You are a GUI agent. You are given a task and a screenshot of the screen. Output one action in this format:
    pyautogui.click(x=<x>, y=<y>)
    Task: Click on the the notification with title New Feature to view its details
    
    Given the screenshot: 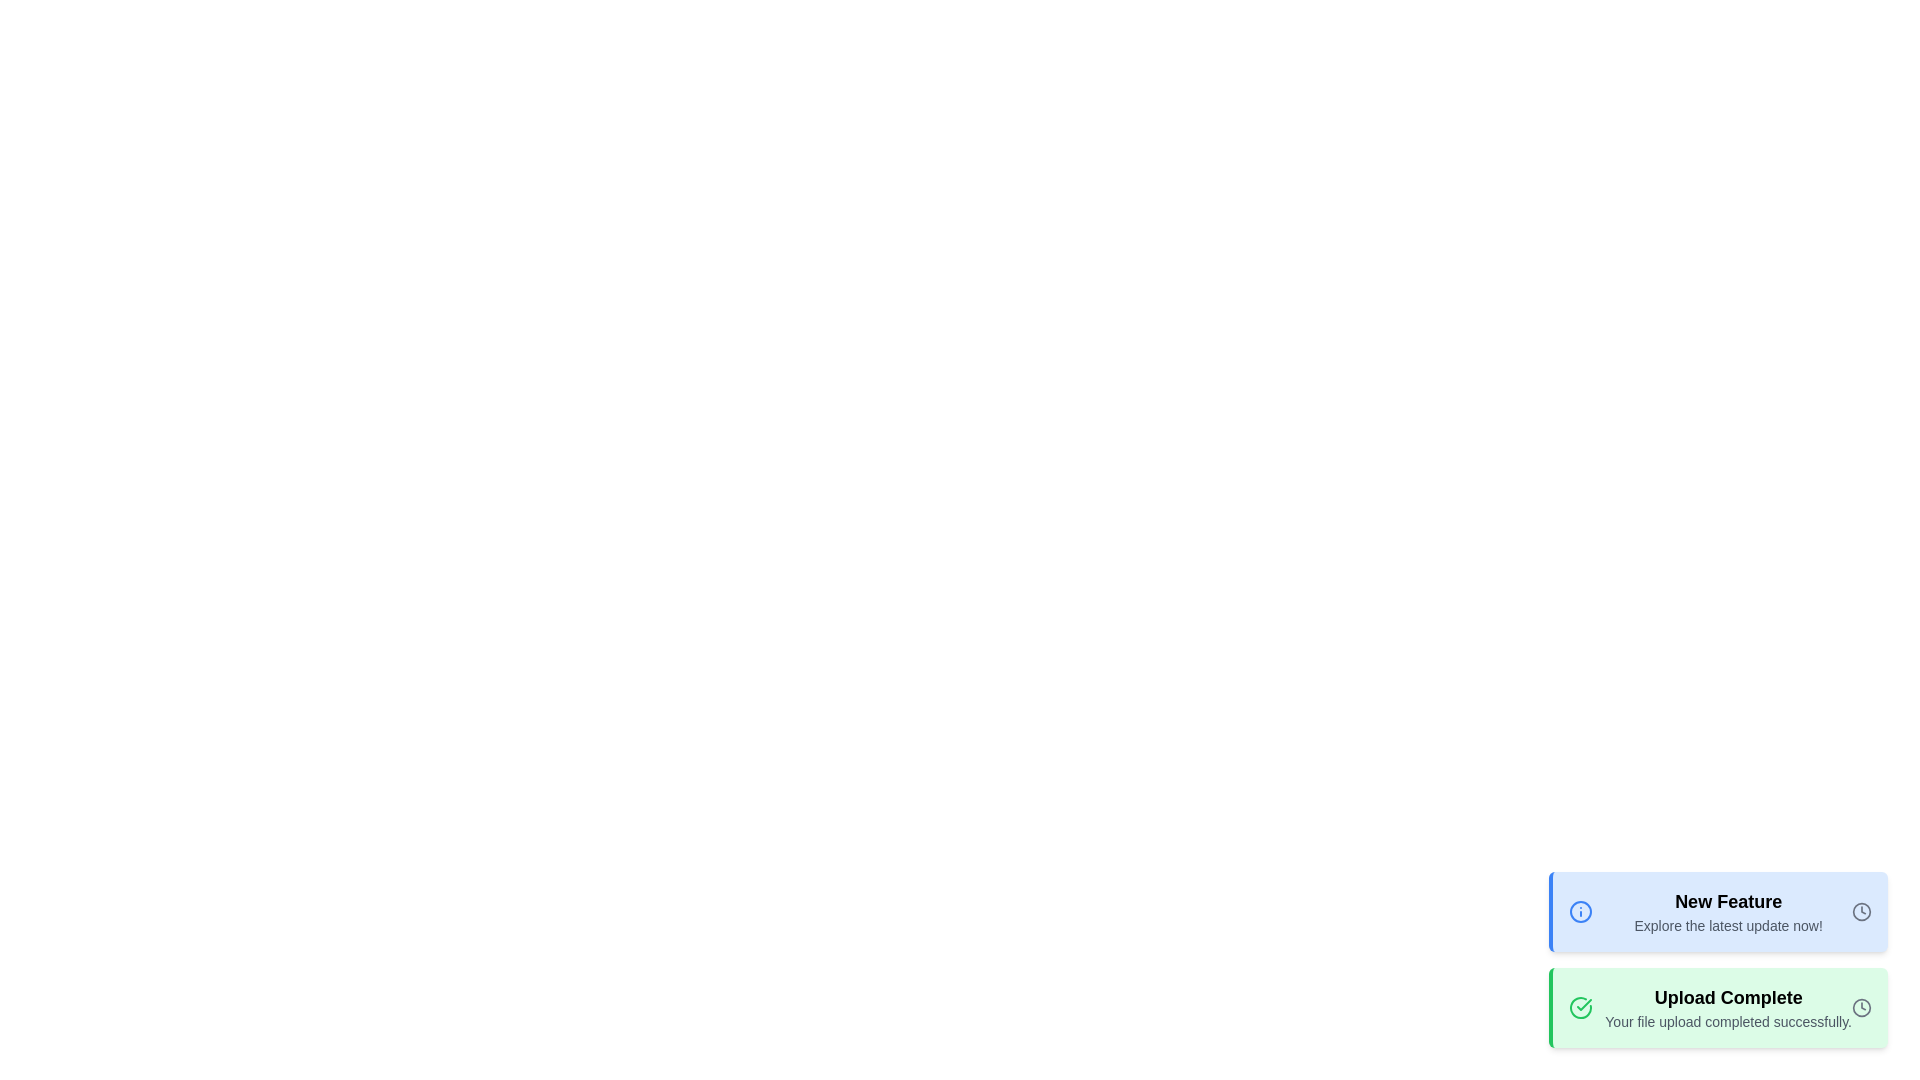 What is the action you would take?
    pyautogui.click(x=1717, y=911)
    